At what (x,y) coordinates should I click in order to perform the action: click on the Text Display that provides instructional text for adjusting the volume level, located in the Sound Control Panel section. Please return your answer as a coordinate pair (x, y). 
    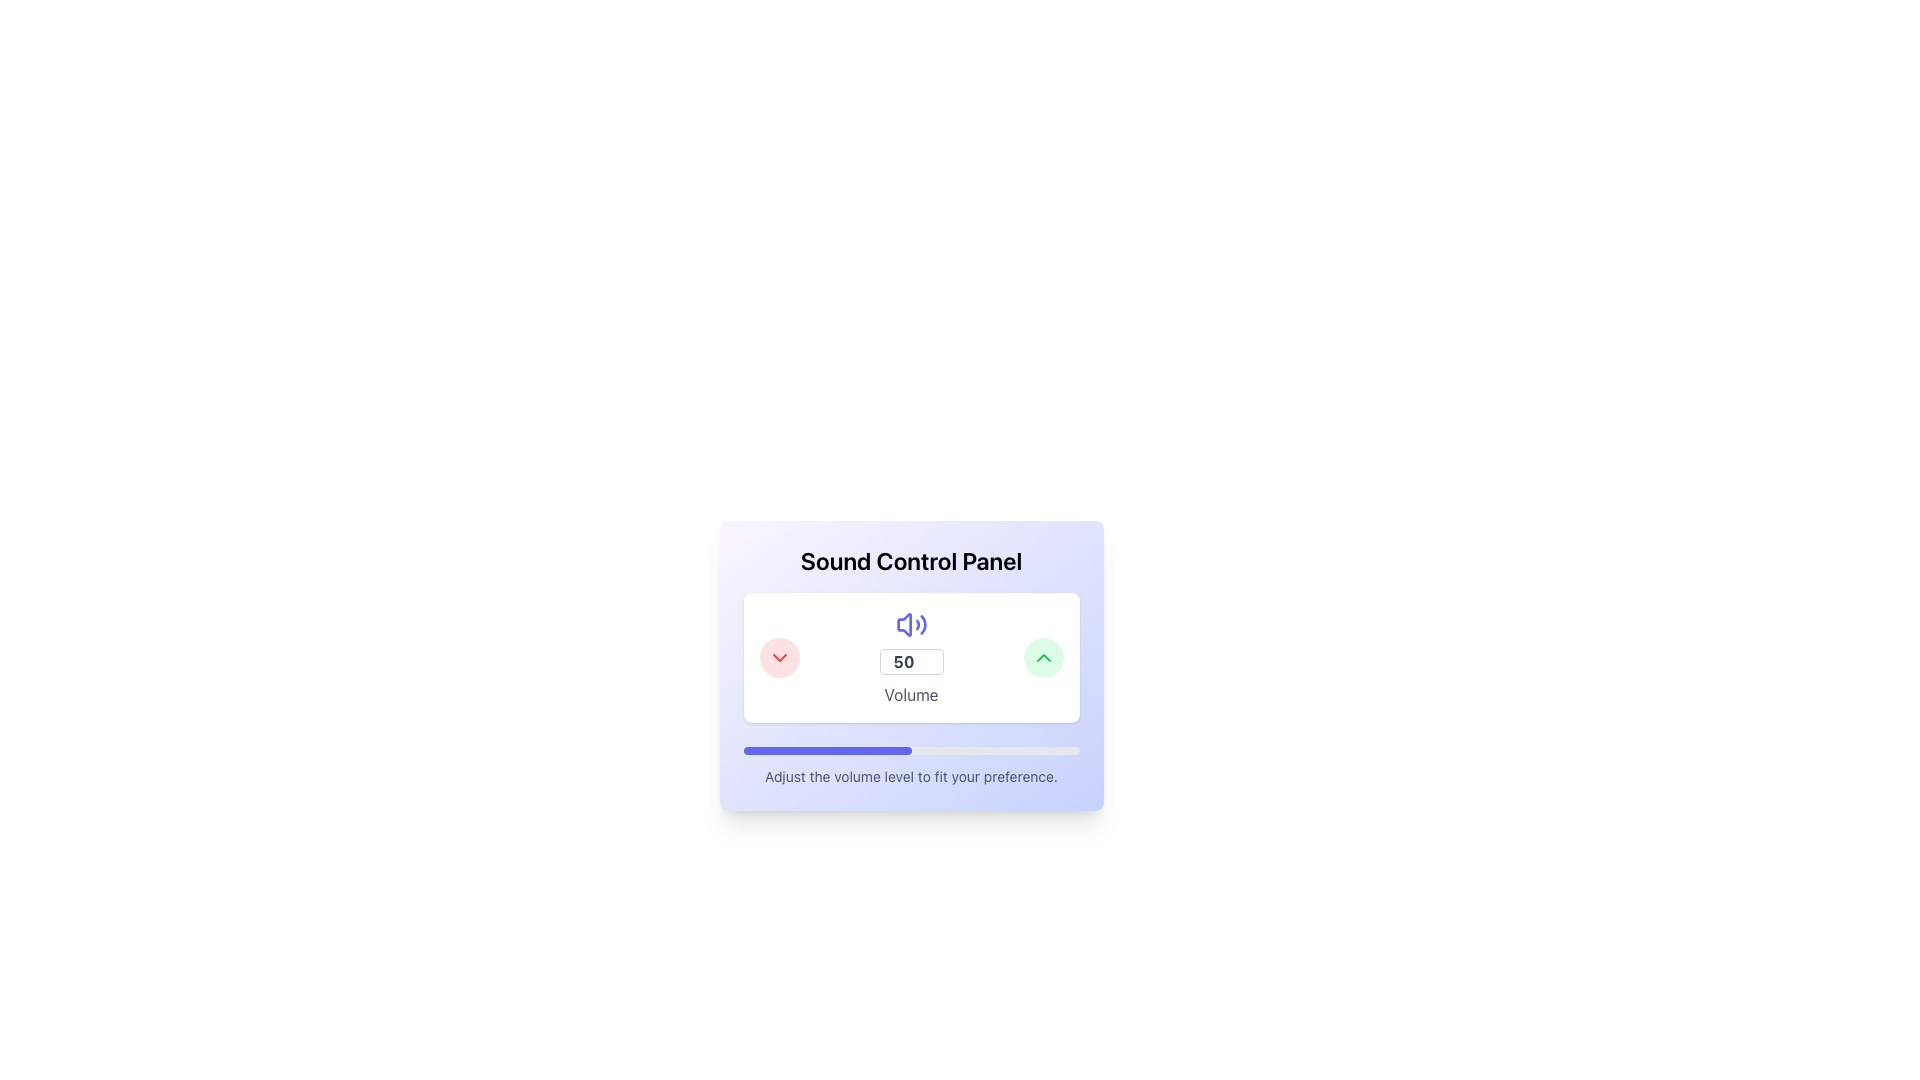
    Looking at the image, I should click on (910, 775).